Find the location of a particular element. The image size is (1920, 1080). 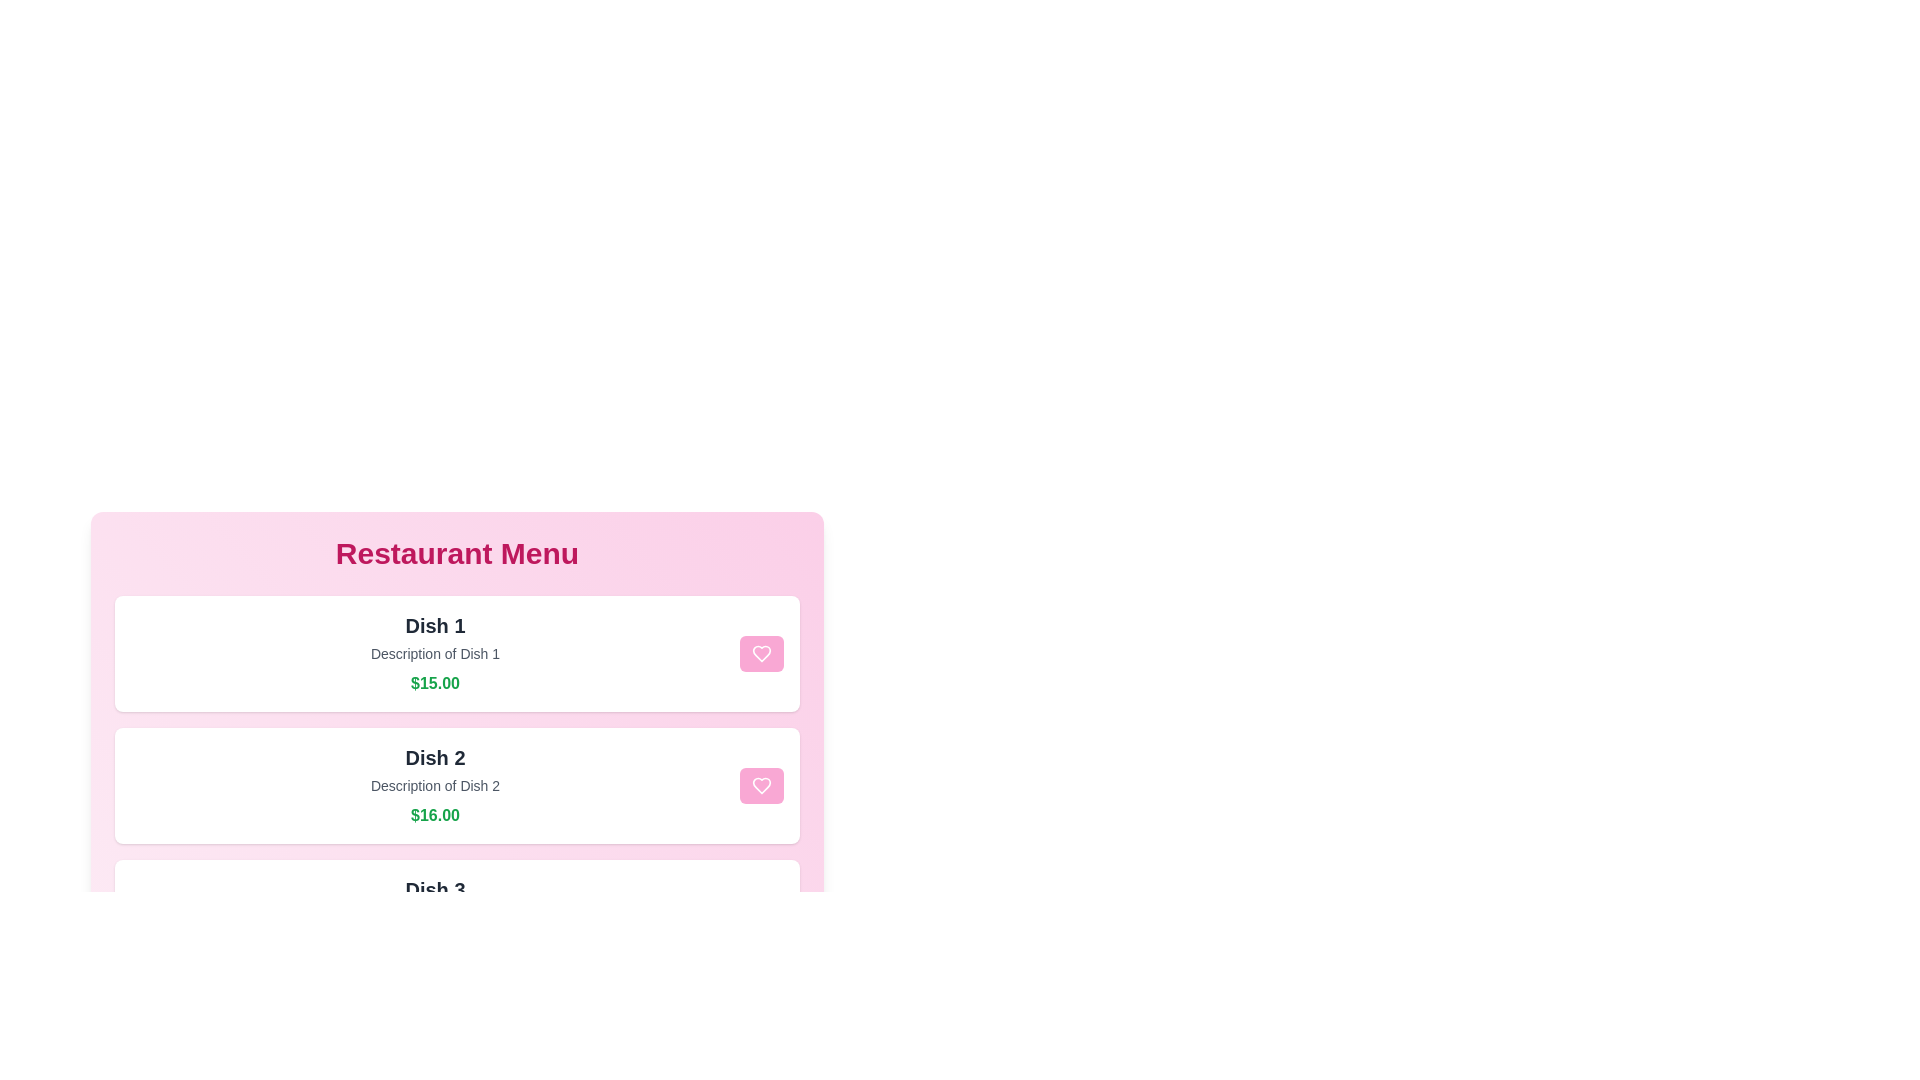

the static text element that provides additional information about 'Dish 2', which is located below the title and above the price in the menu section is located at coordinates (434, 785).